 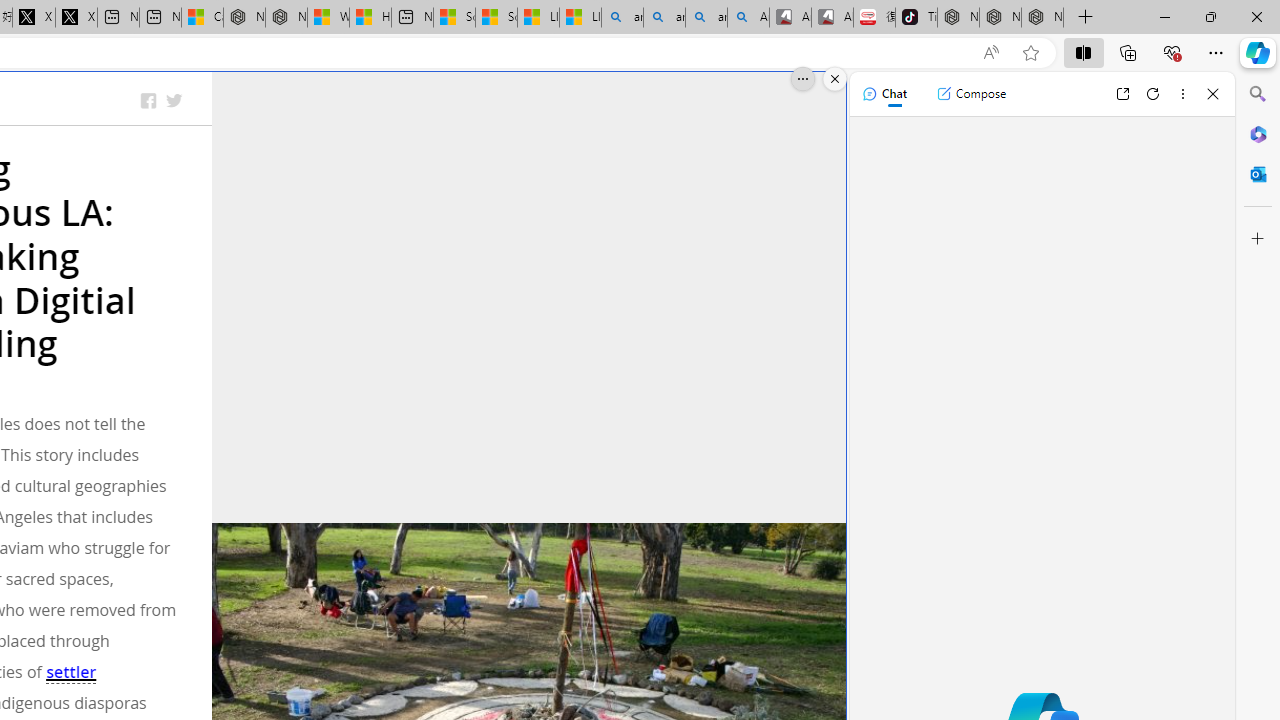 I want to click on 'Nordace - Siena Pro 15 Essential Set', so click(x=1041, y=17).